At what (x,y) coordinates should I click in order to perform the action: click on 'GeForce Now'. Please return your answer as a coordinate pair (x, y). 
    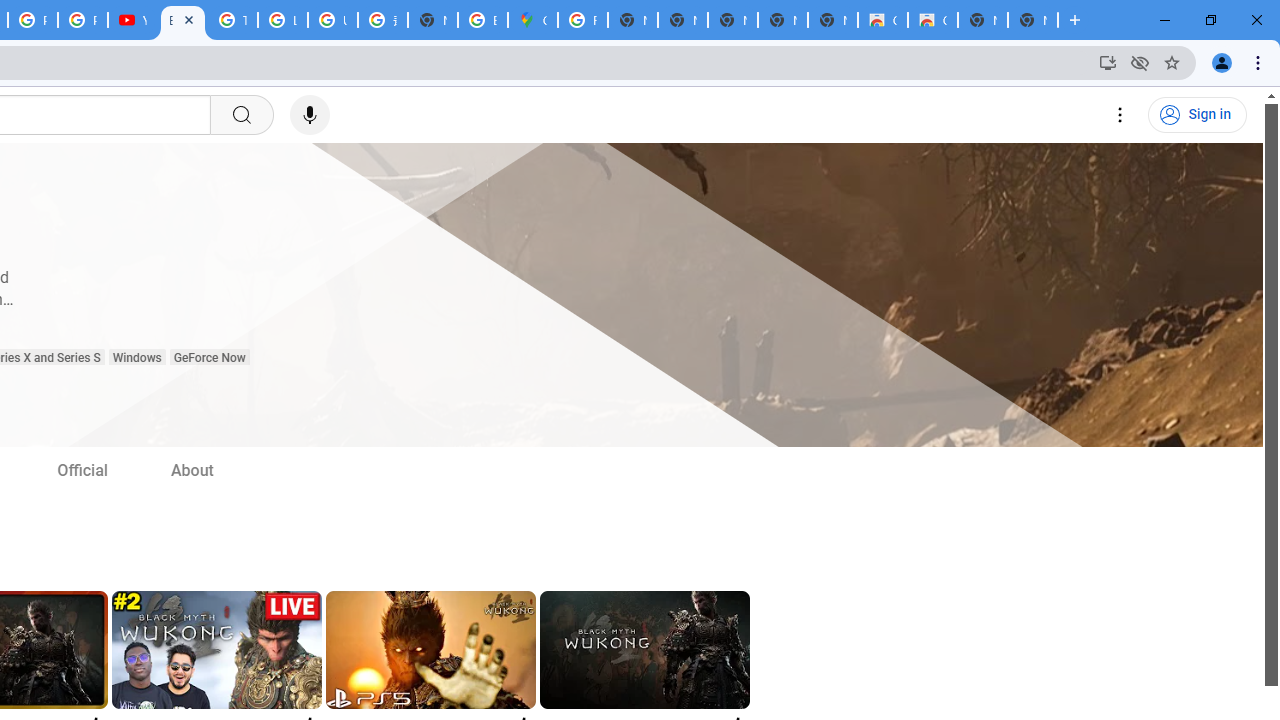
    Looking at the image, I should click on (209, 357).